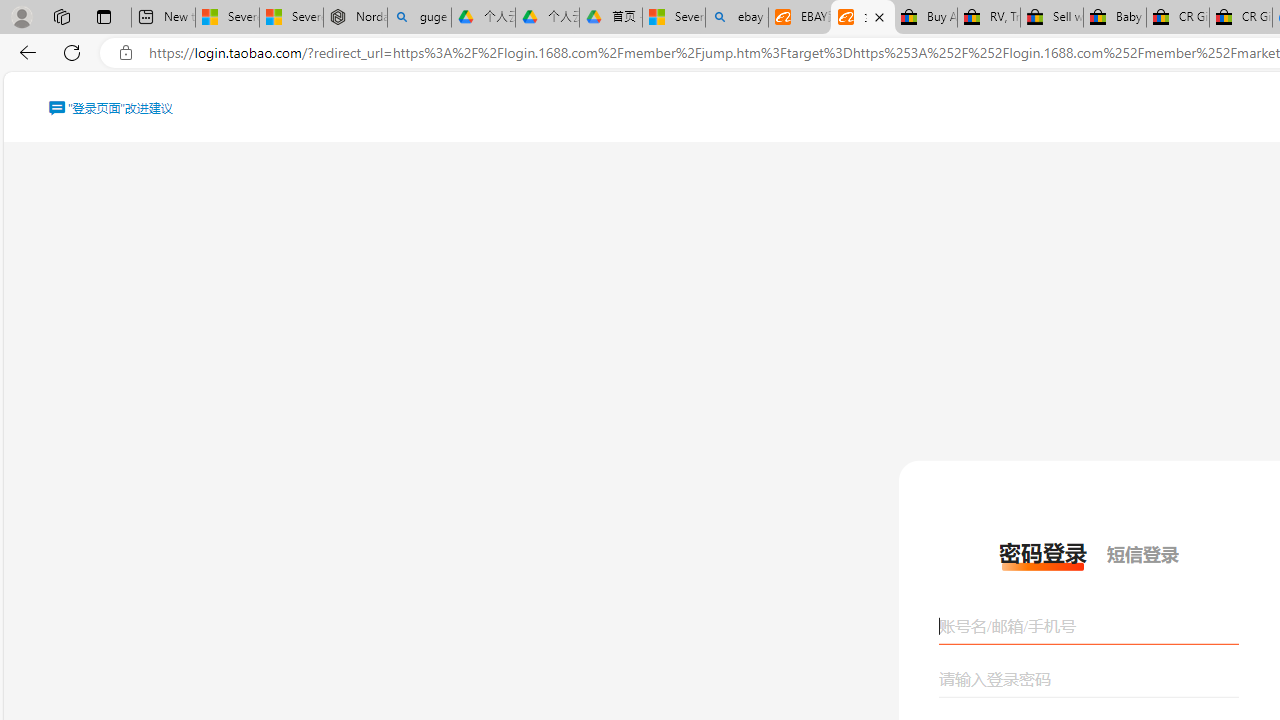 The width and height of the screenshot is (1280, 720). What do you see at coordinates (103, 16) in the screenshot?
I see `'Tab actions menu'` at bounding box center [103, 16].